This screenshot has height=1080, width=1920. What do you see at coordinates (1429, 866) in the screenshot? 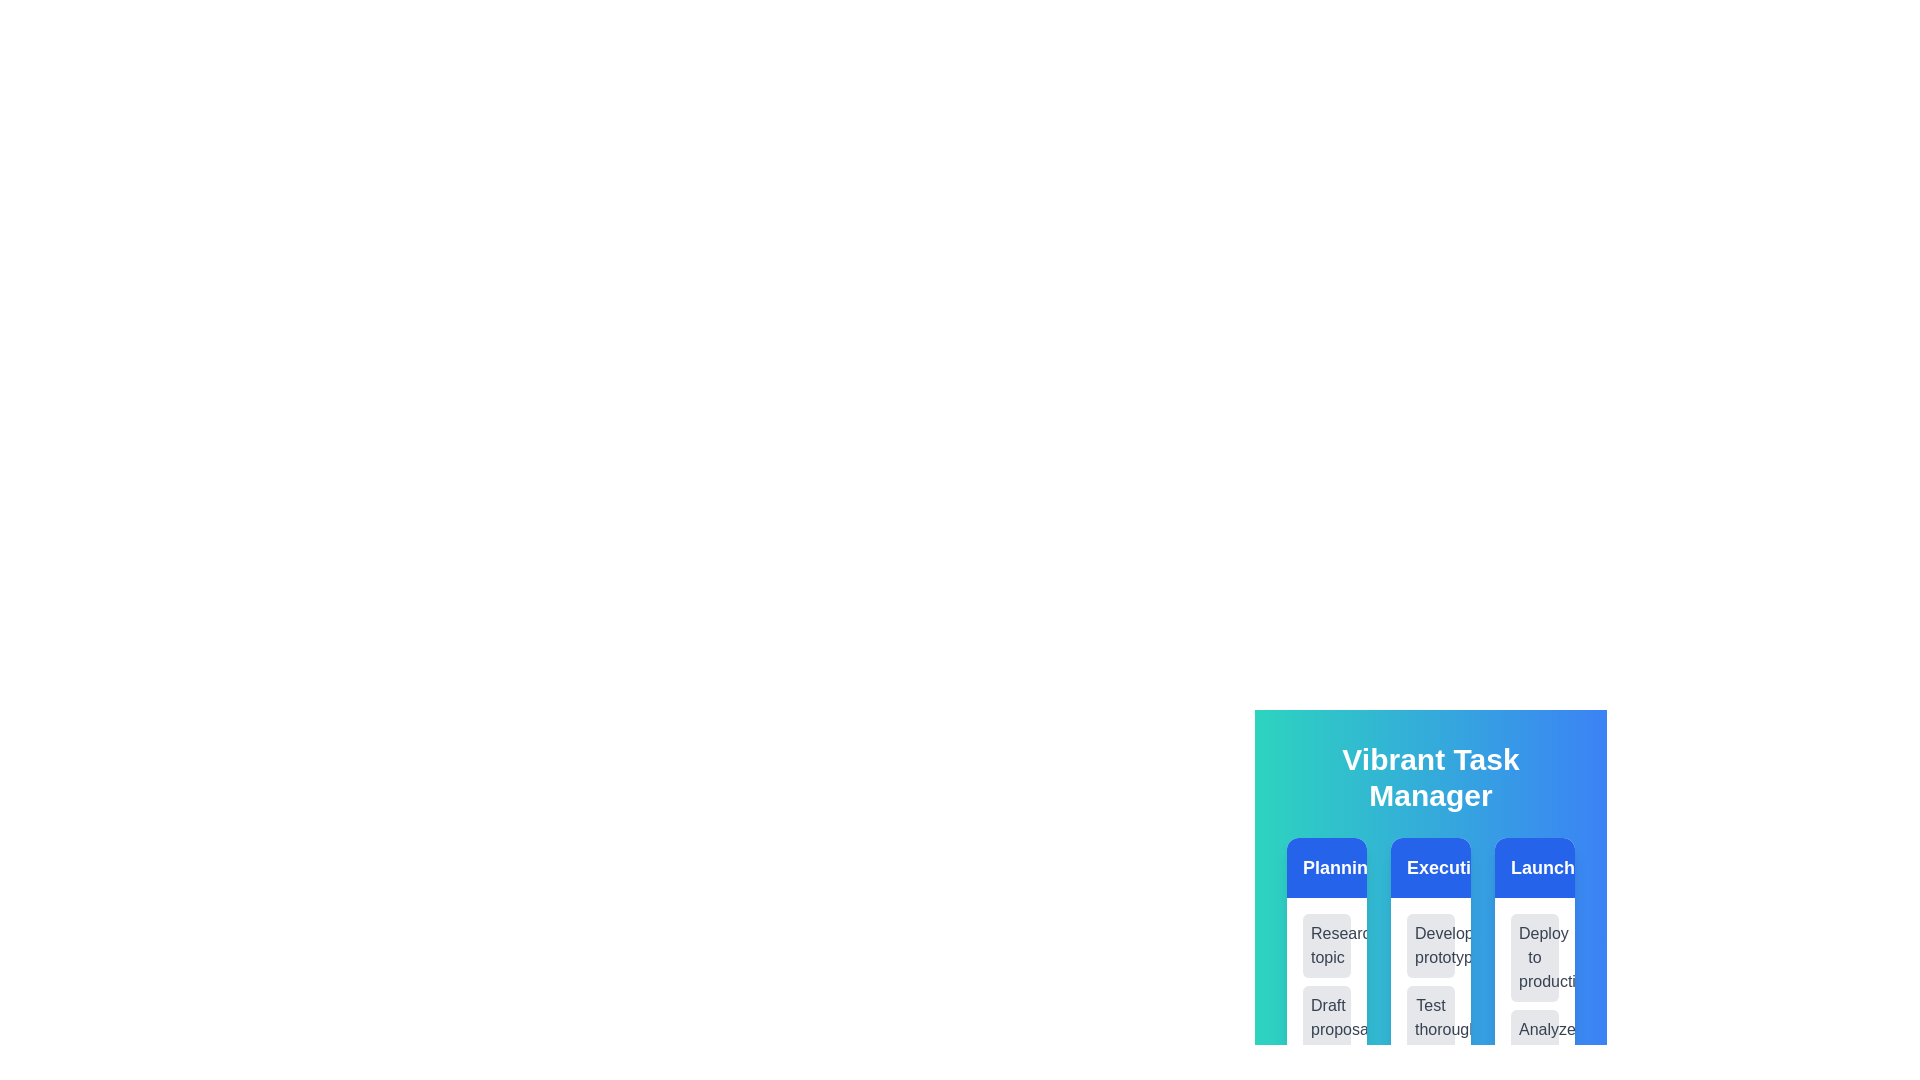
I see `the header labeled 'Execution' which is positioned in the middle of a three-column layout below 'Vibrant Task Manager'` at bounding box center [1429, 866].